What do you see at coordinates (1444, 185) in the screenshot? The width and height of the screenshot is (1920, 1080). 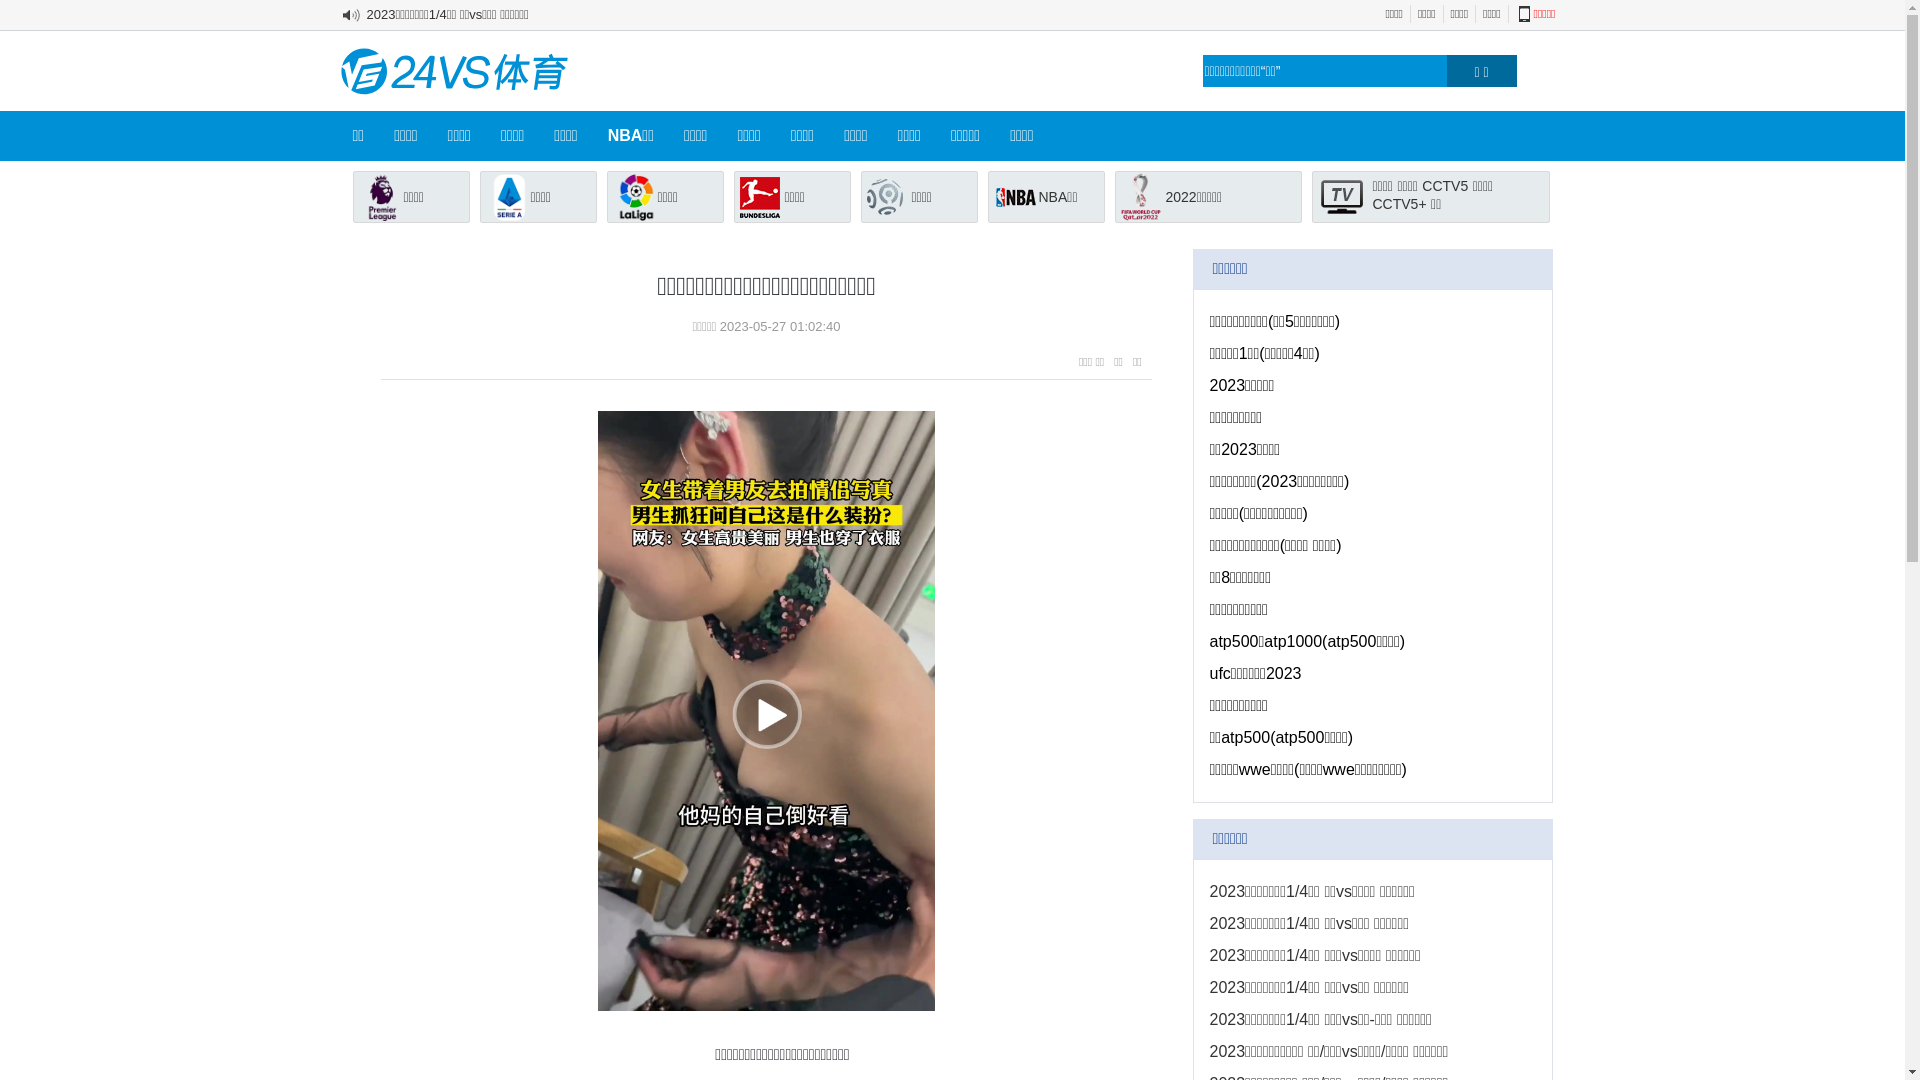 I see `'CCTV5'` at bounding box center [1444, 185].